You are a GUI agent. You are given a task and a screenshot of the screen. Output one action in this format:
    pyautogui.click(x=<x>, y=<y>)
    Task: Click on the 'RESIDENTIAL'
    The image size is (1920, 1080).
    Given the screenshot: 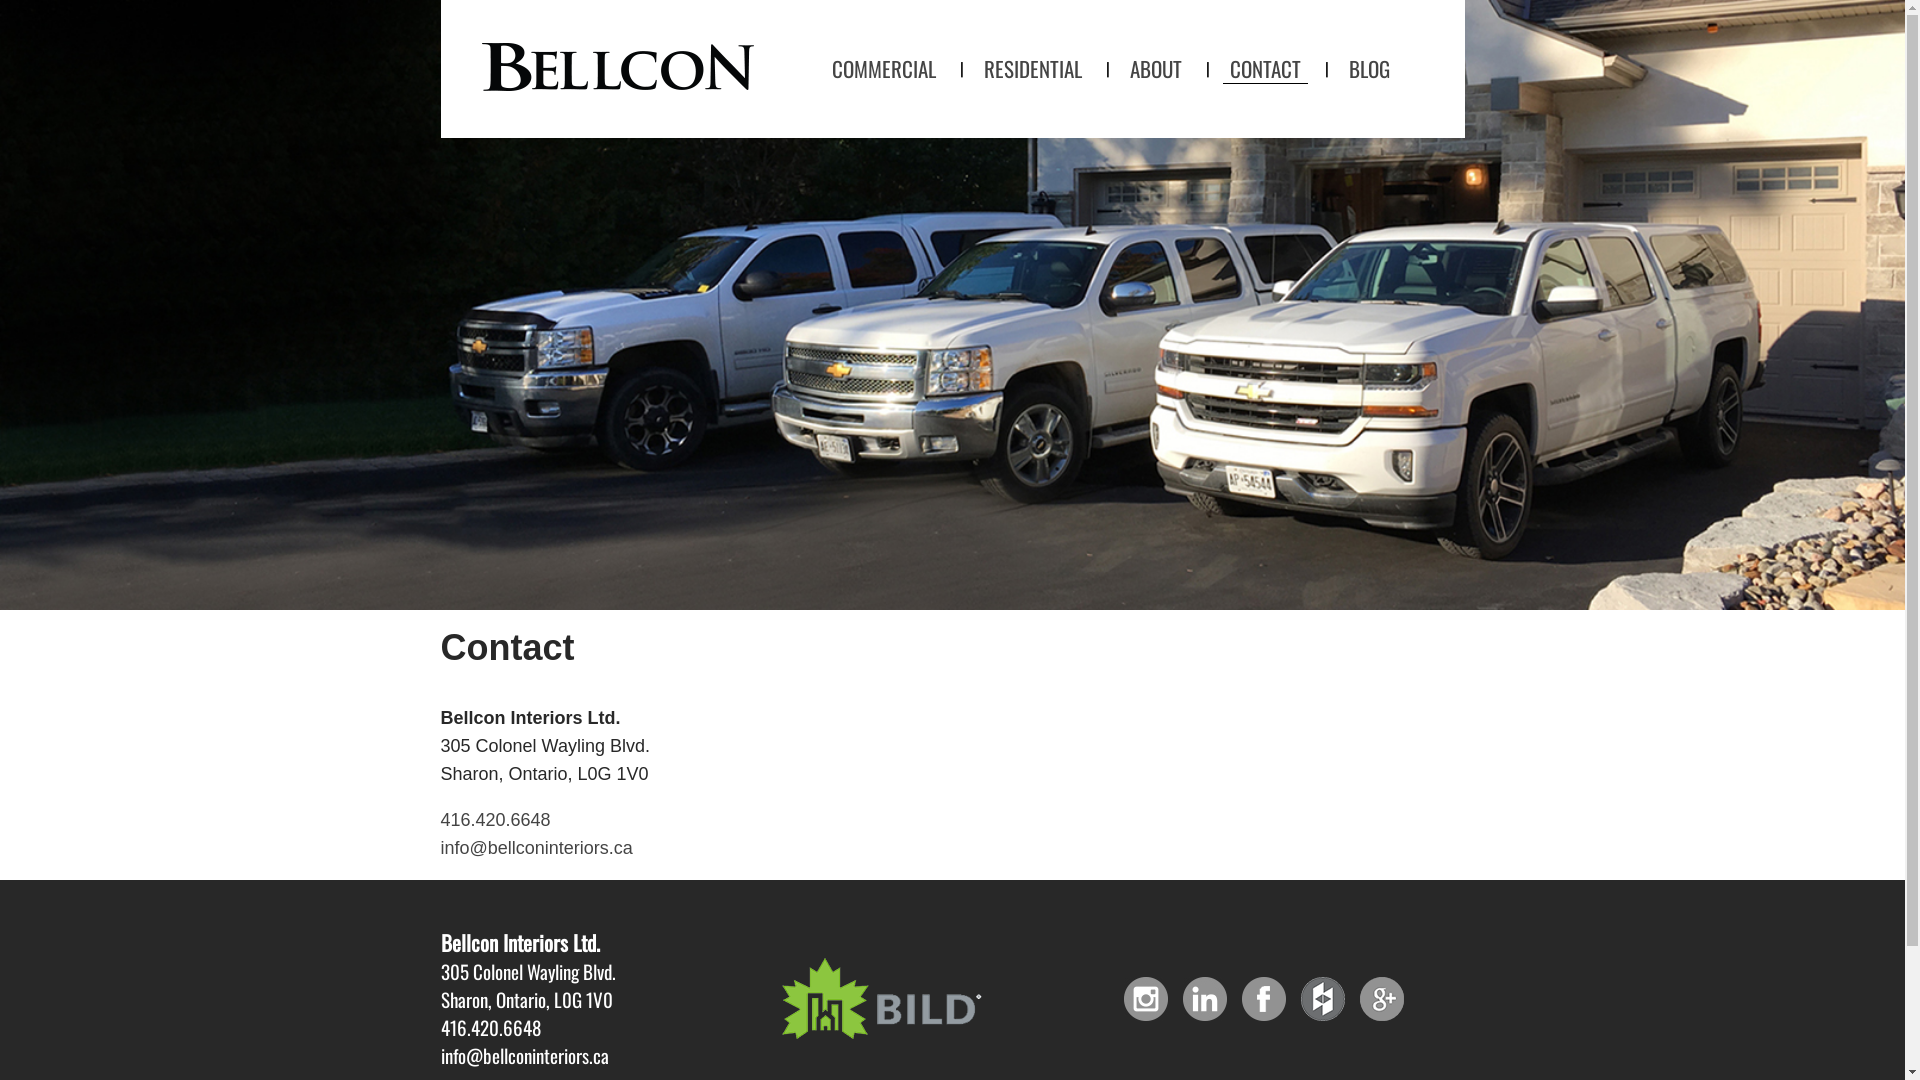 What is the action you would take?
    pyautogui.click(x=1032, y=68)
    